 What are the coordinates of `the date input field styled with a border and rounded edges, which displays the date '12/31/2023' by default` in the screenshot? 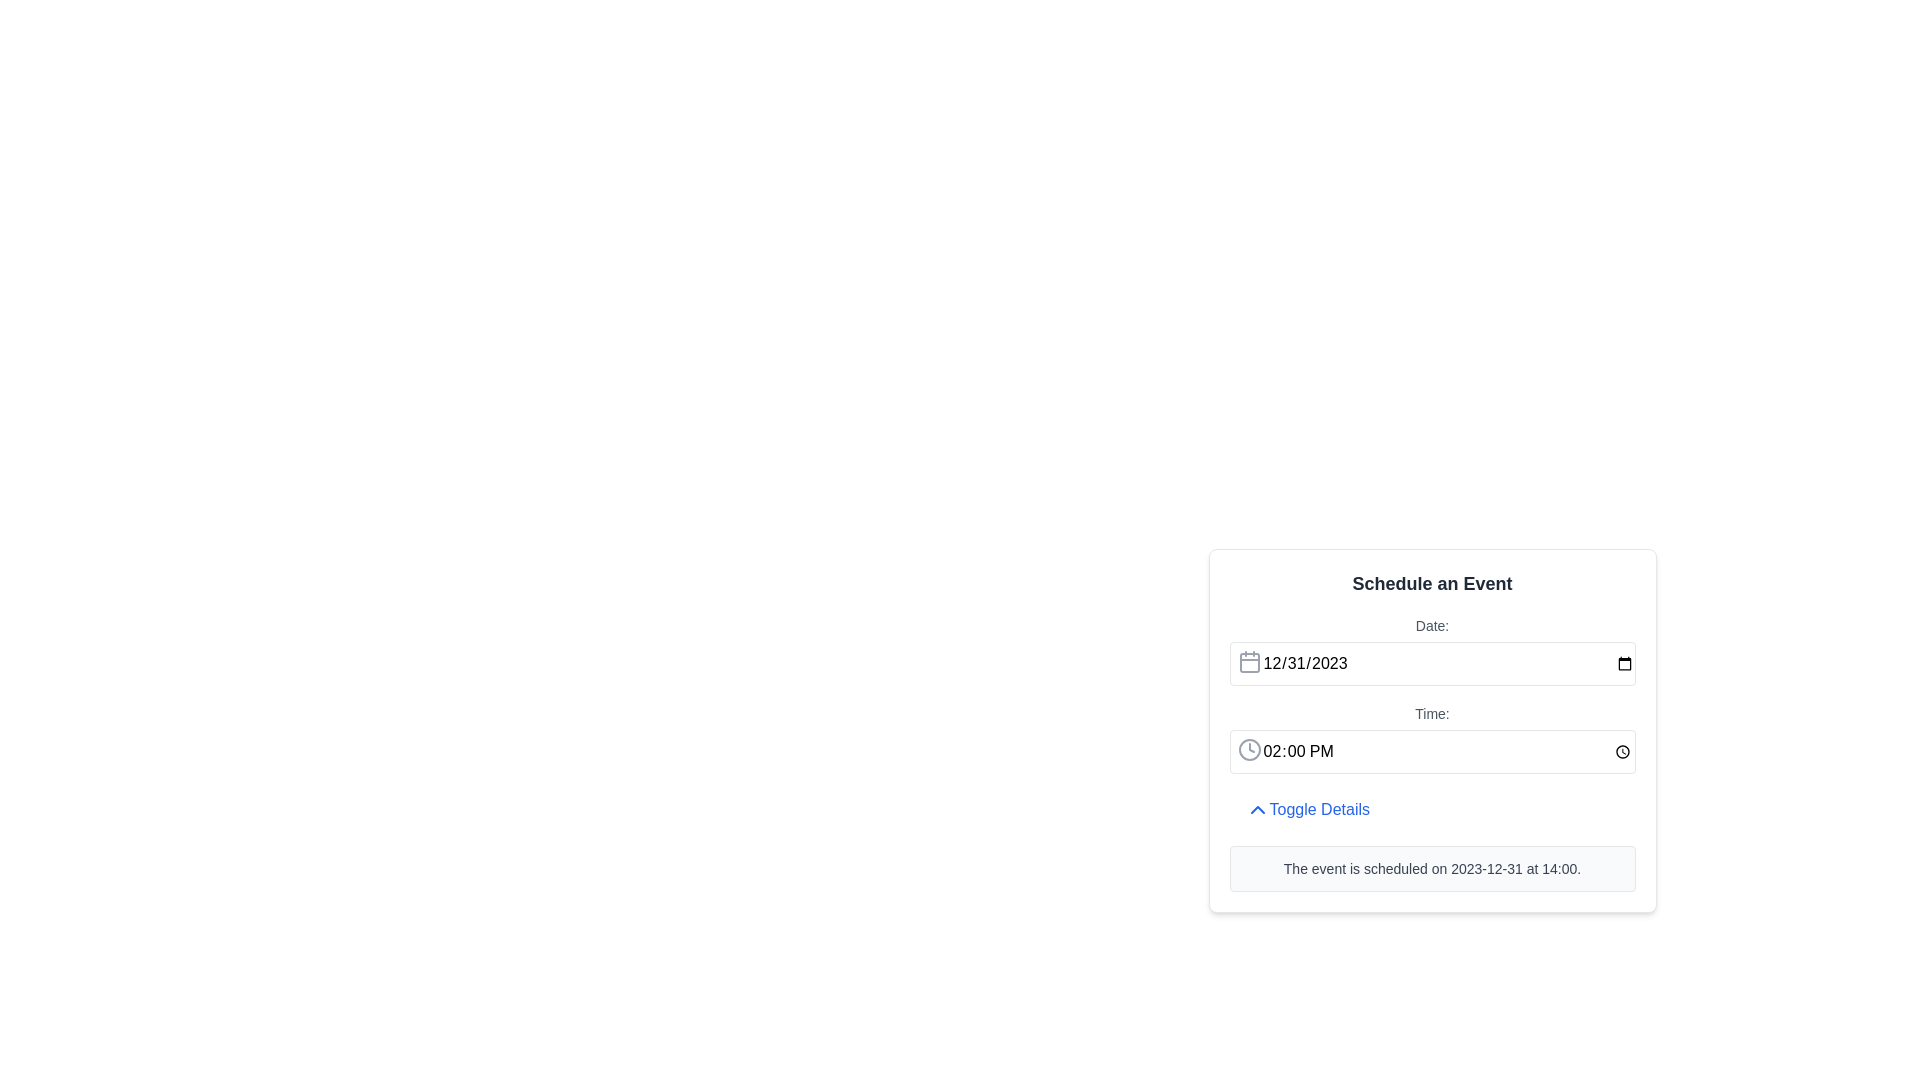 It's located at (1431, 663).